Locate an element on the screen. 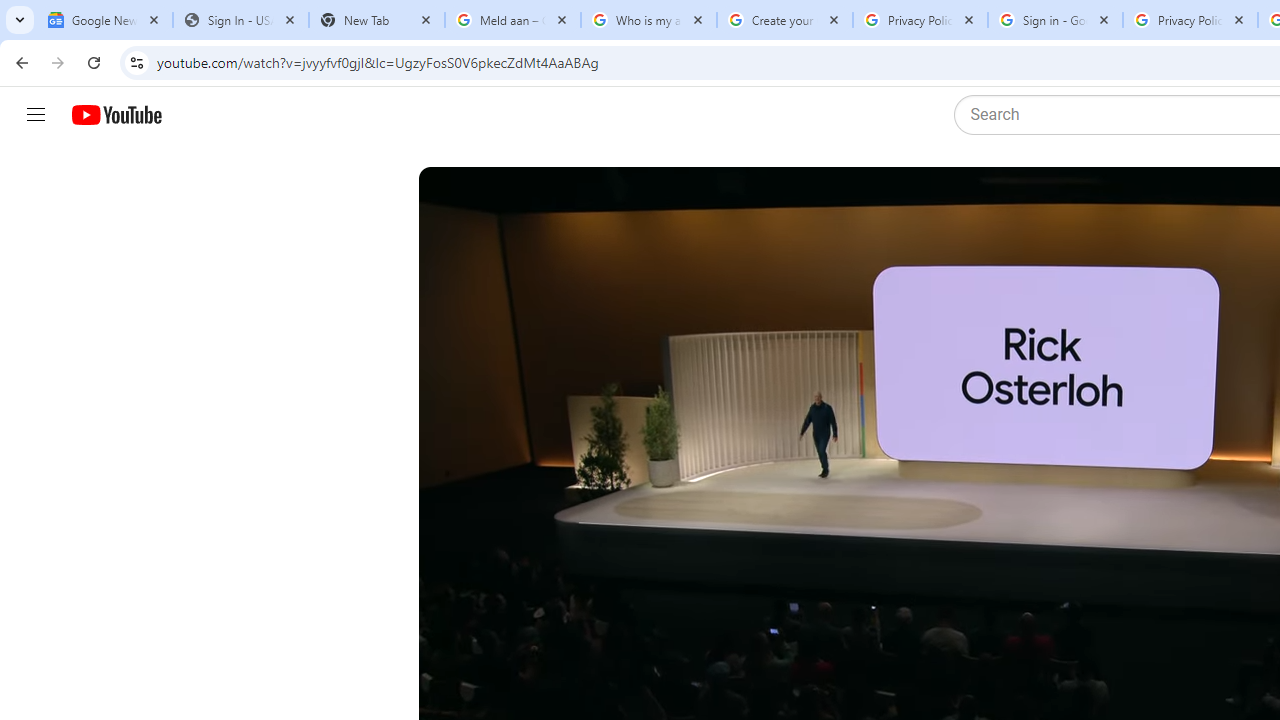  'New Tab' is located at coordinates (376, 20).